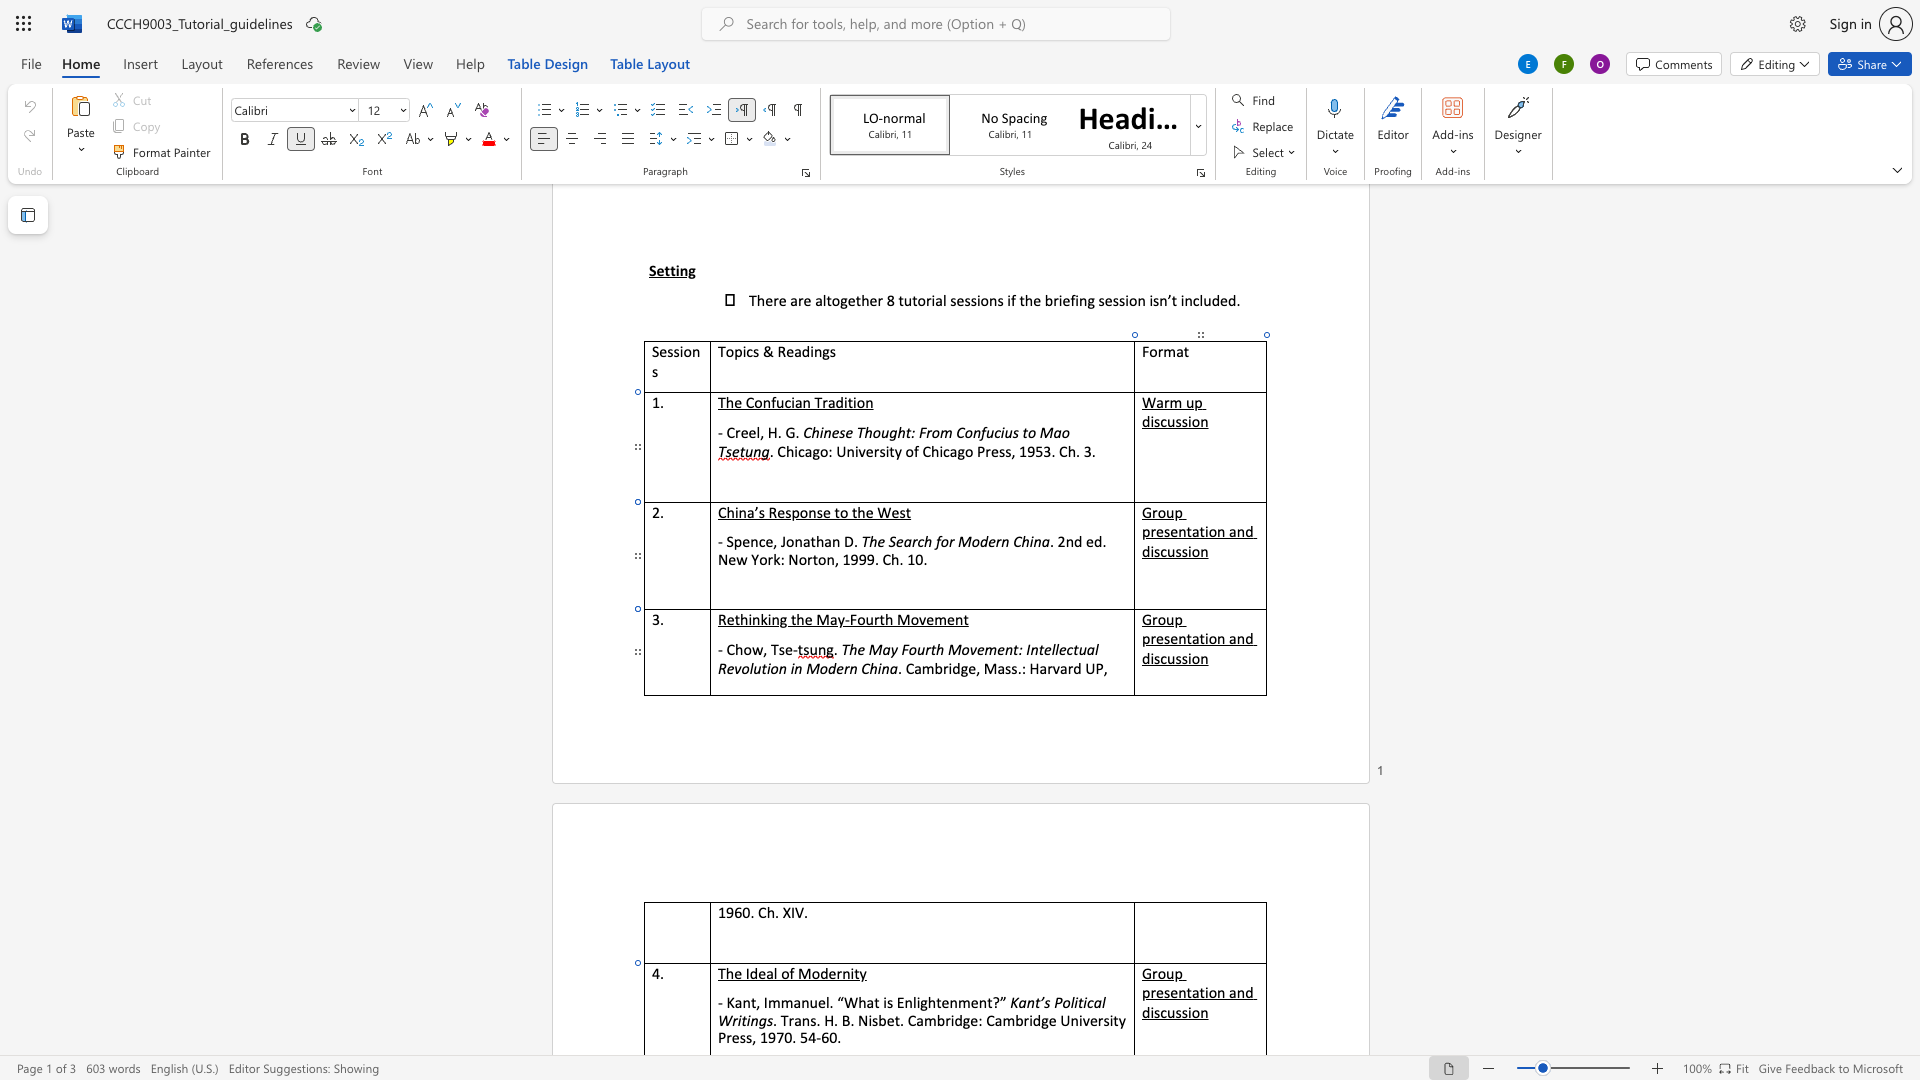 This screenshot has height=1080, width=1920. Describe the element at coordinates (765, 972) in the screenshot. I see `the space between the continuous character "e" and "a" in the text` at that location.